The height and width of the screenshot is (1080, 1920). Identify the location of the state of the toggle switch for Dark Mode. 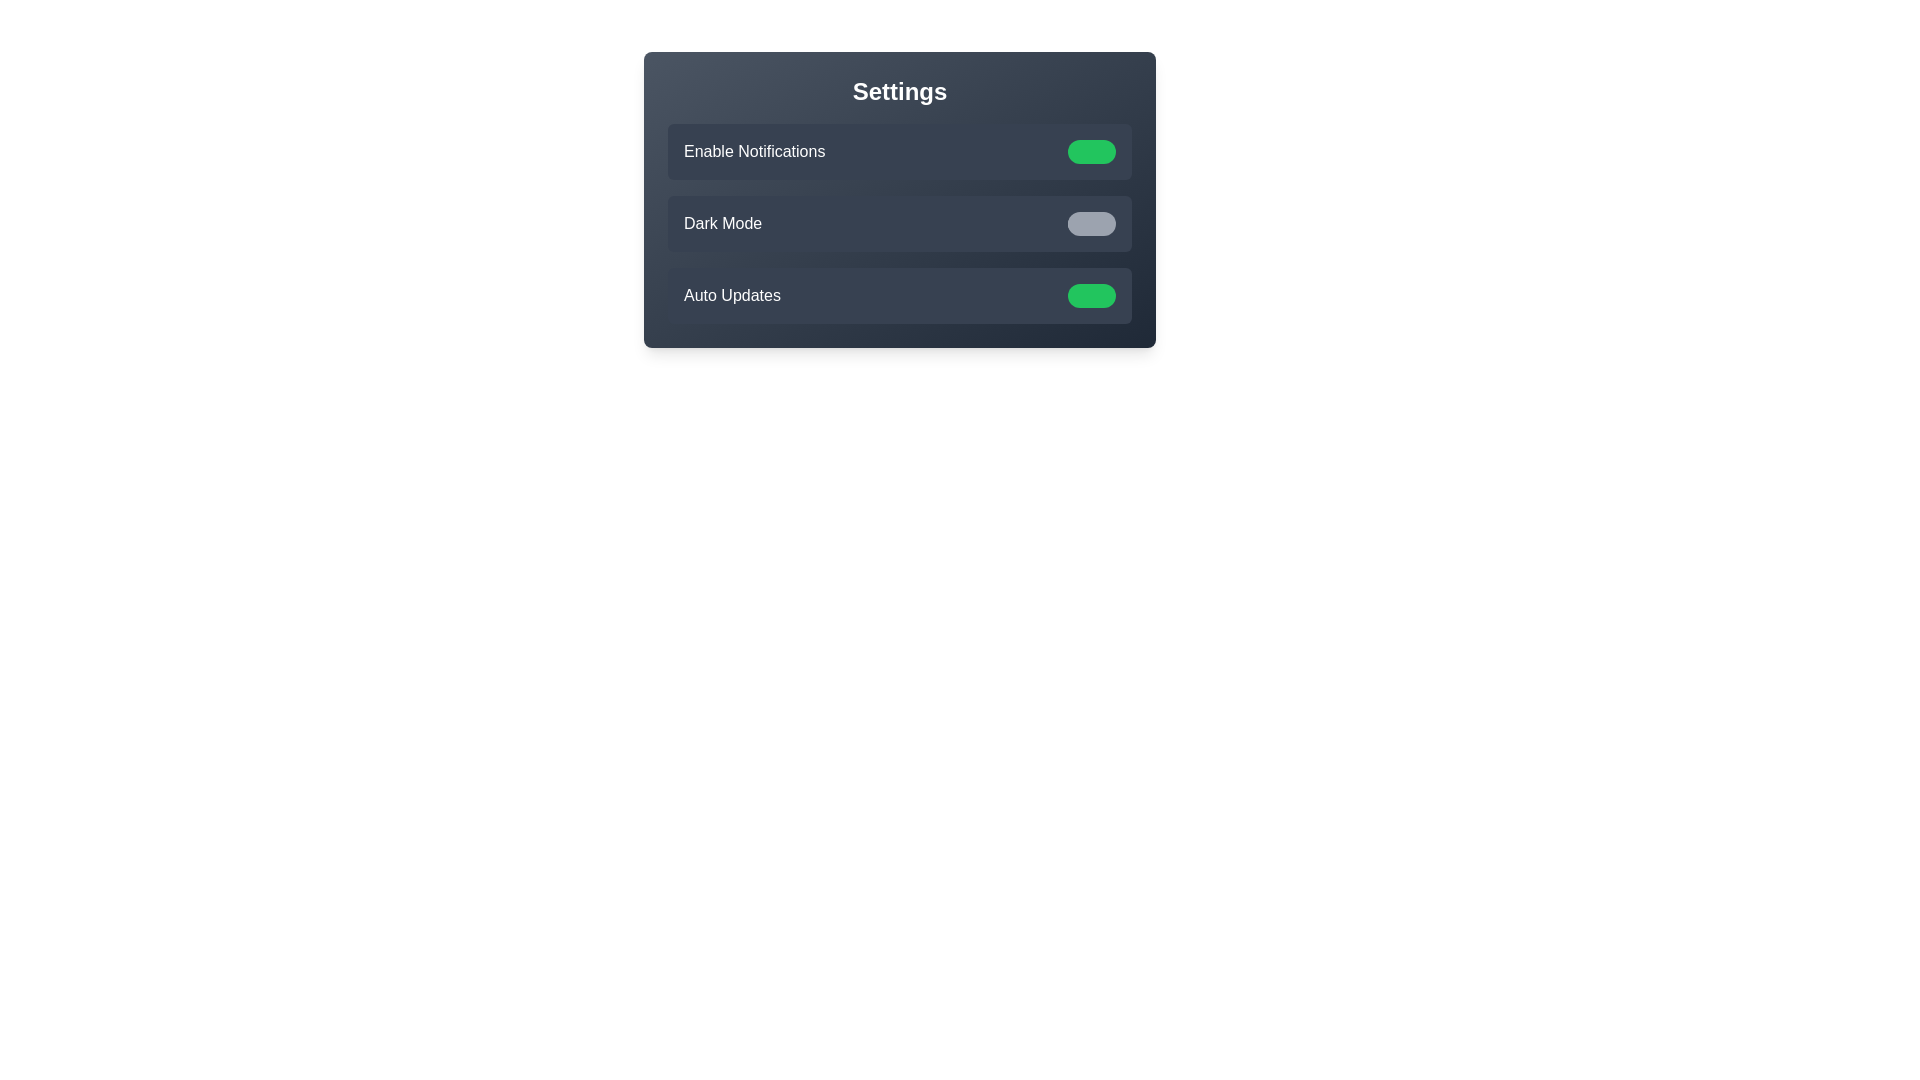
(1090, 223).